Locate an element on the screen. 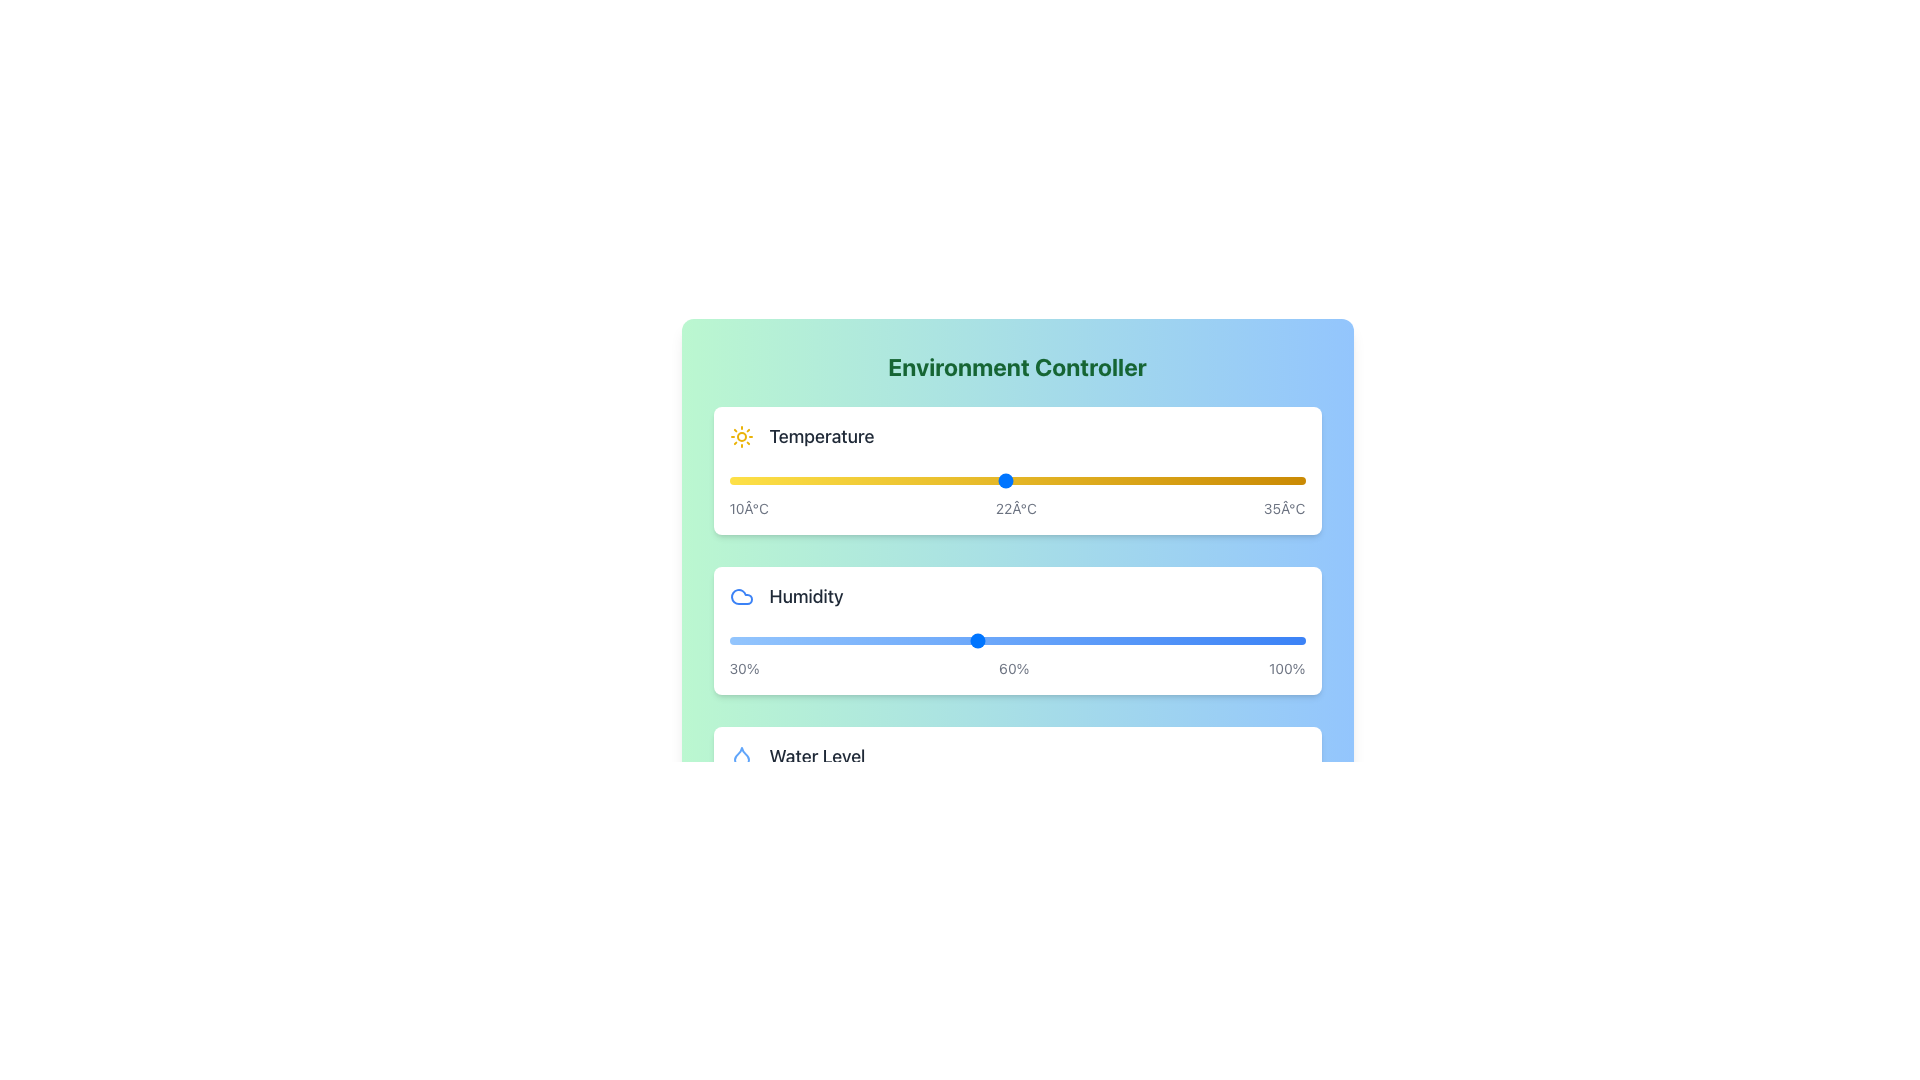 Image resolution: width=1920 pixels, height=1080 pixels. the temperature is located at coordinates (1121, 481).